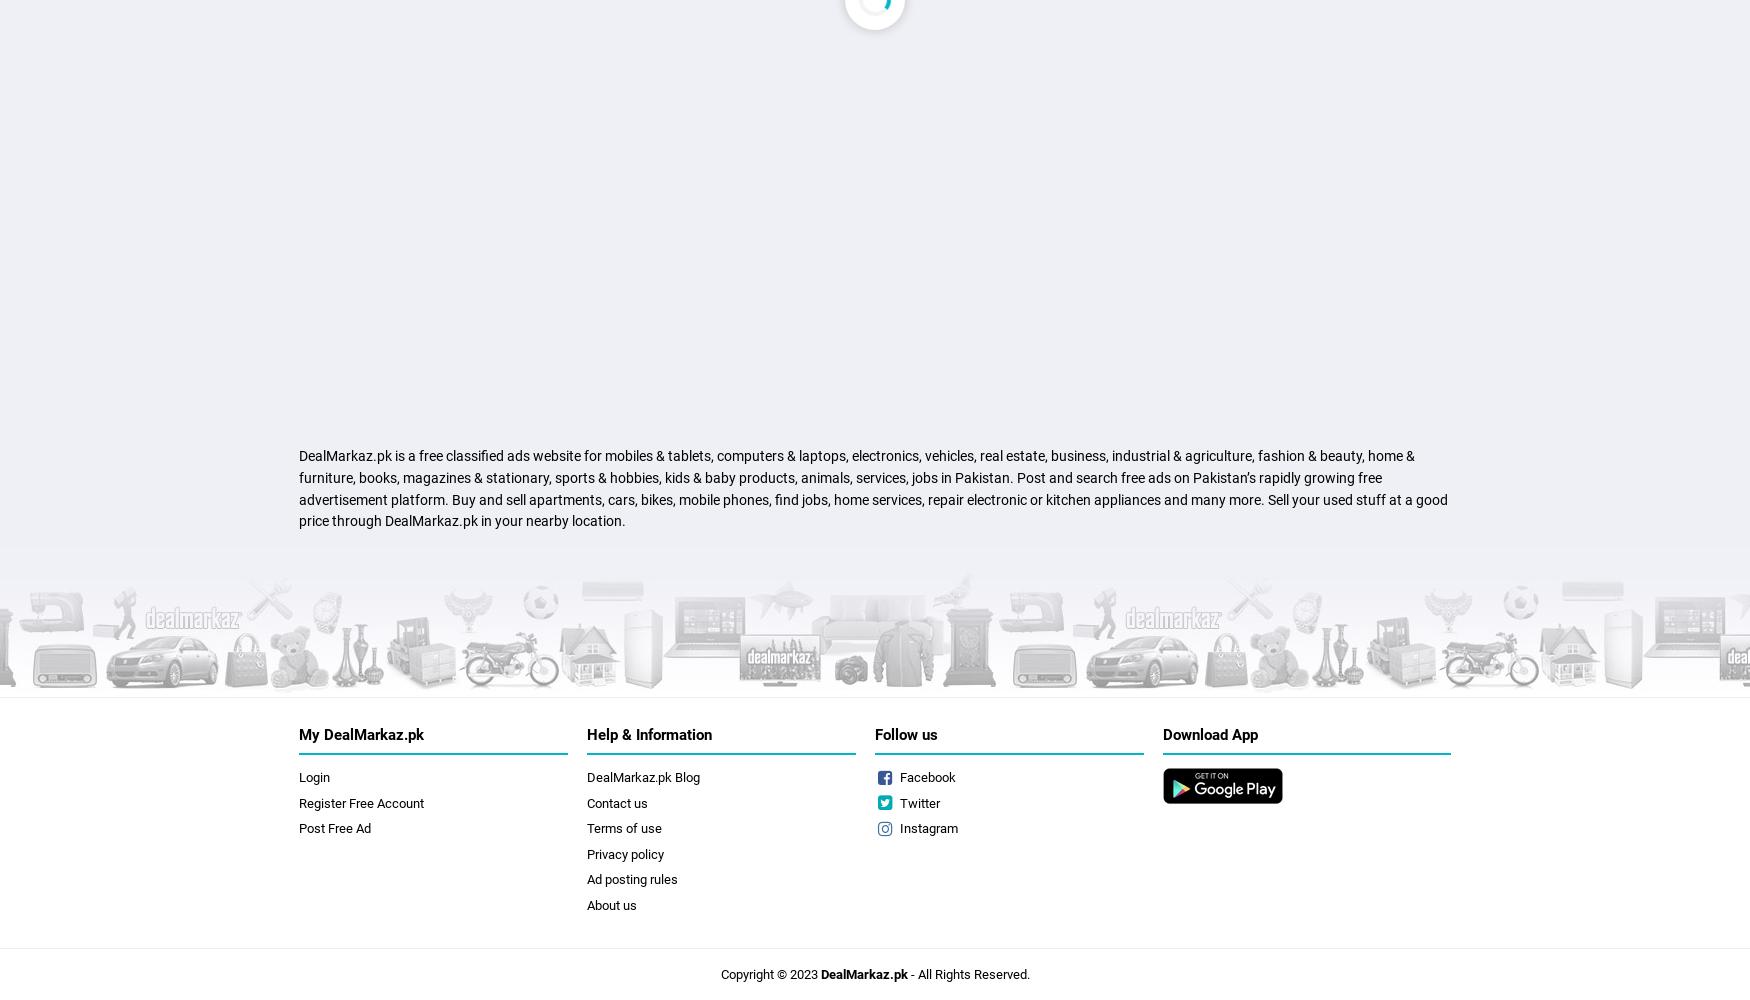  I want to click on 'DealMarkaz.pk', so click(863, 972).